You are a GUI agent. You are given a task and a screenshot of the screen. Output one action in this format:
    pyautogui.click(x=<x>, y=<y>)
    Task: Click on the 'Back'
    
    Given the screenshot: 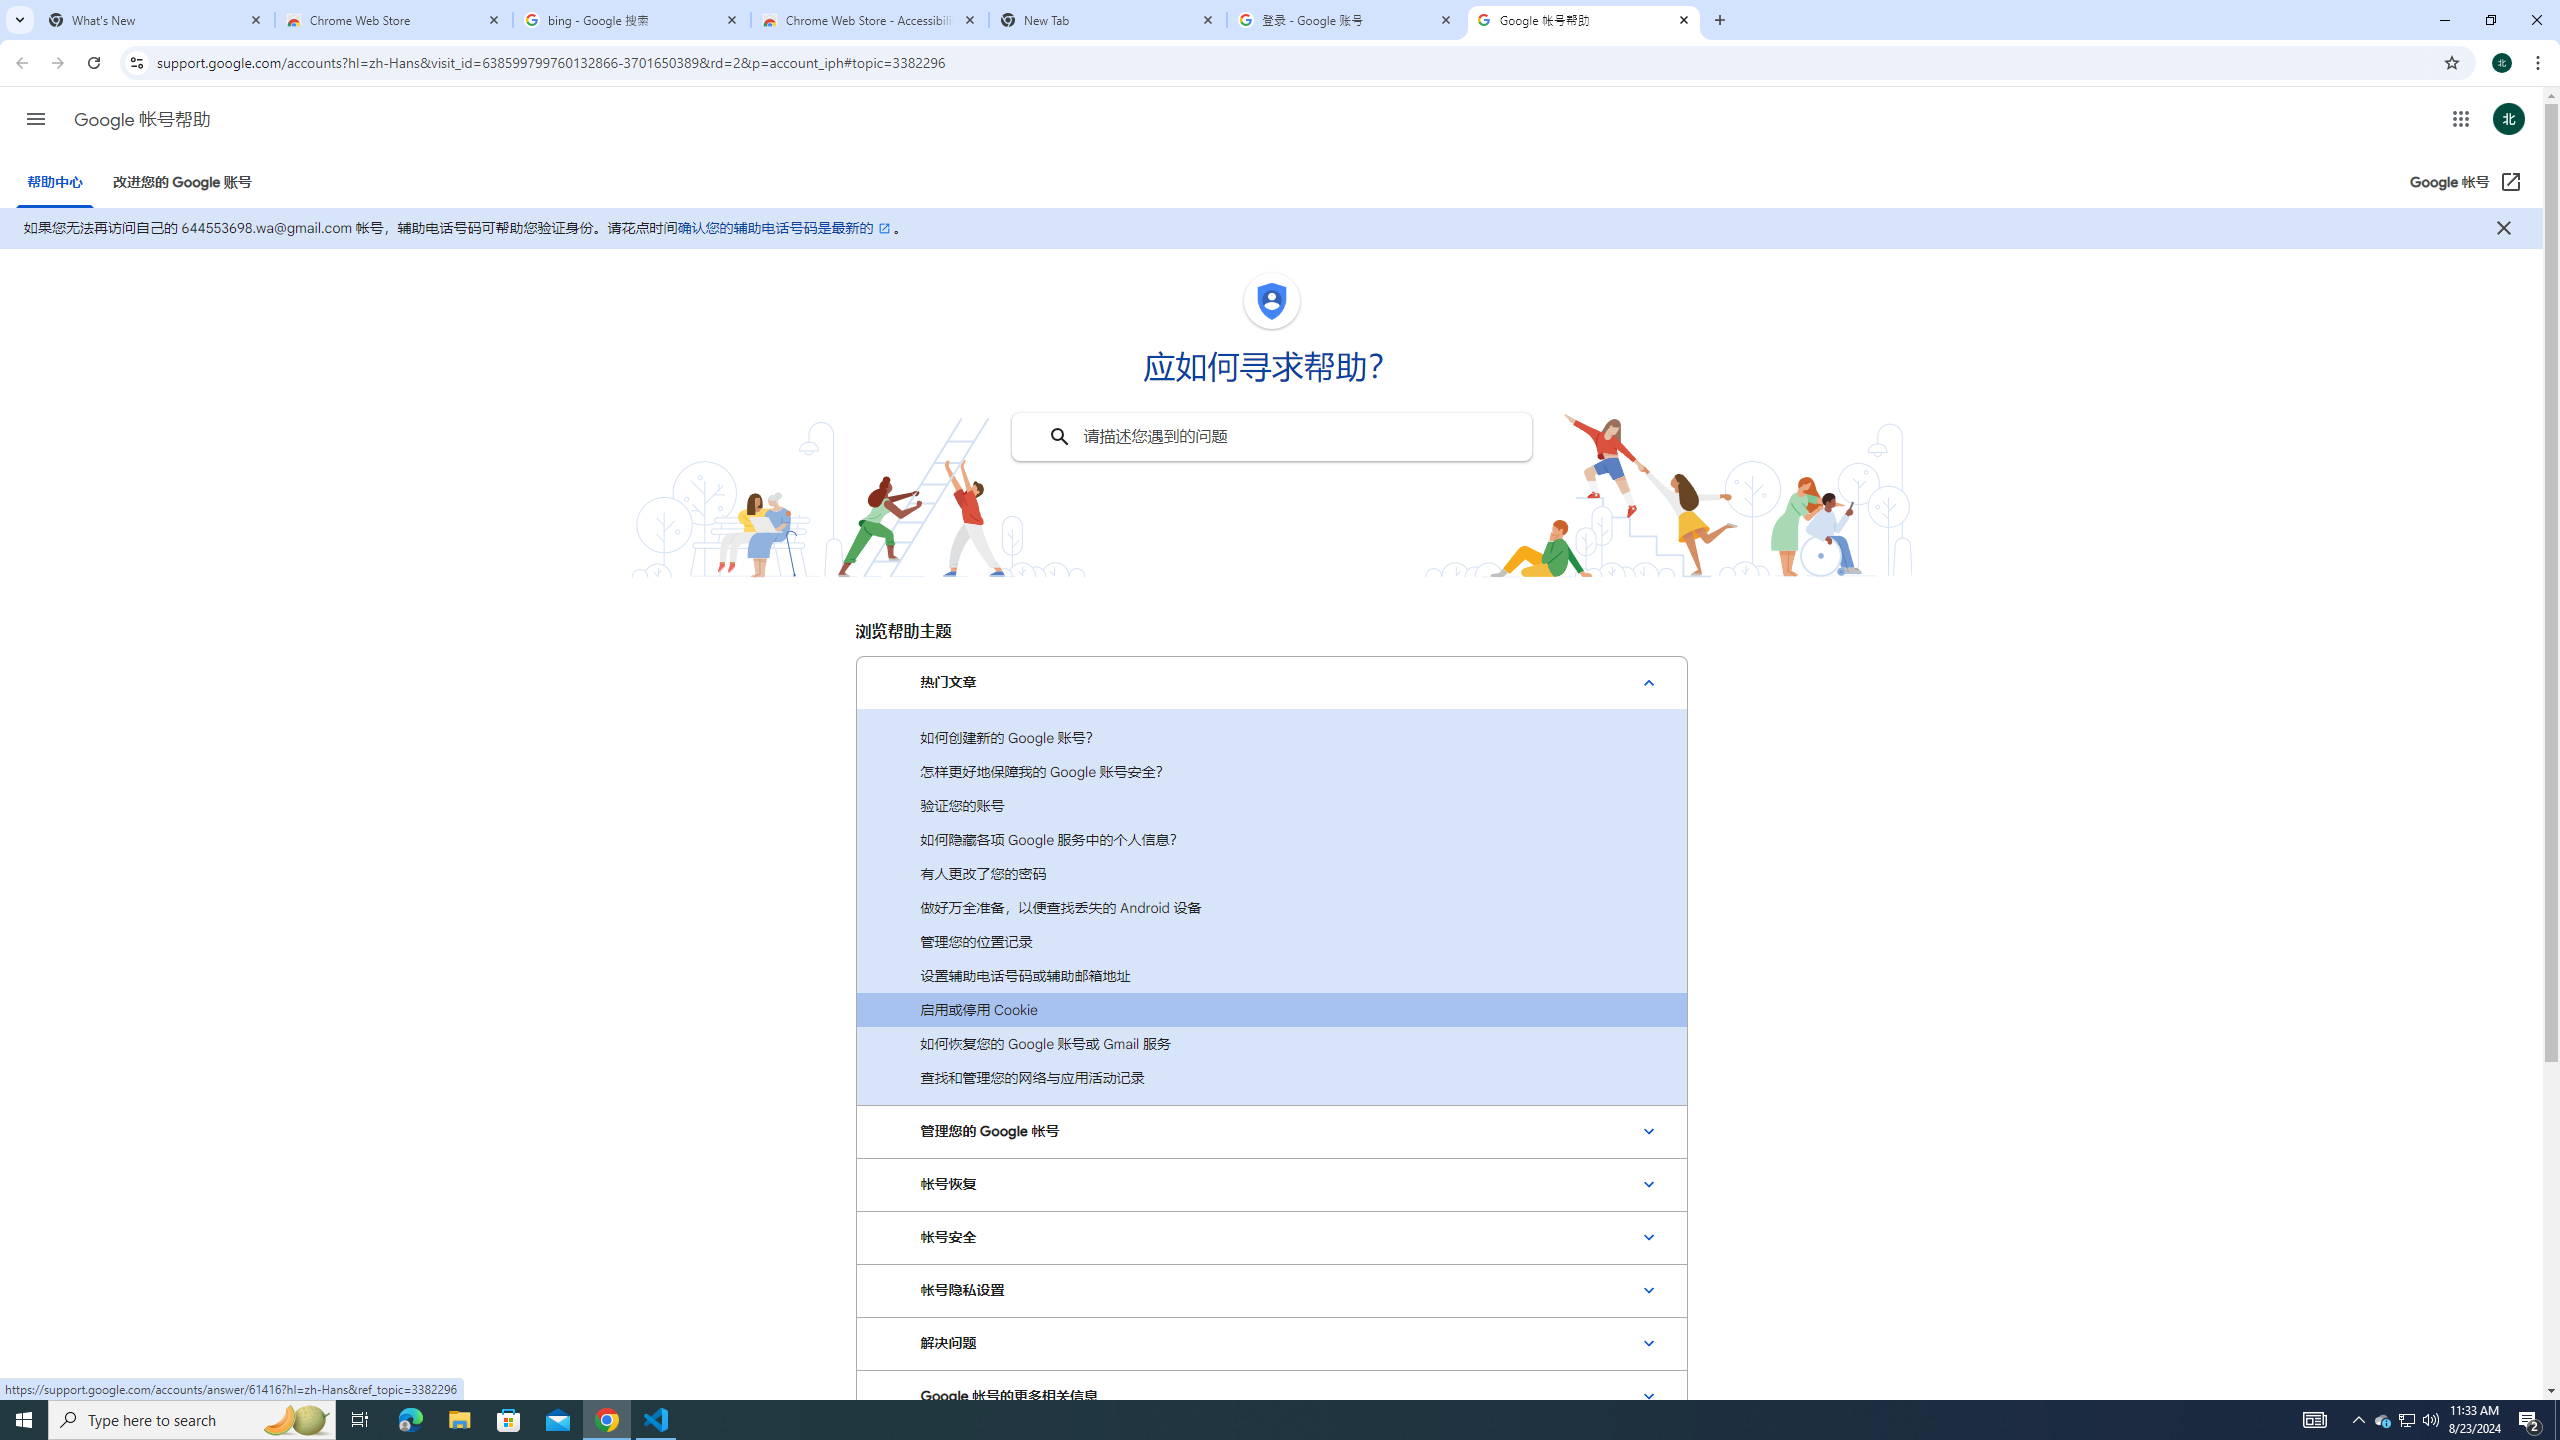 What is the action you would take?
    pyautogui.click(x=19, y=62)
    